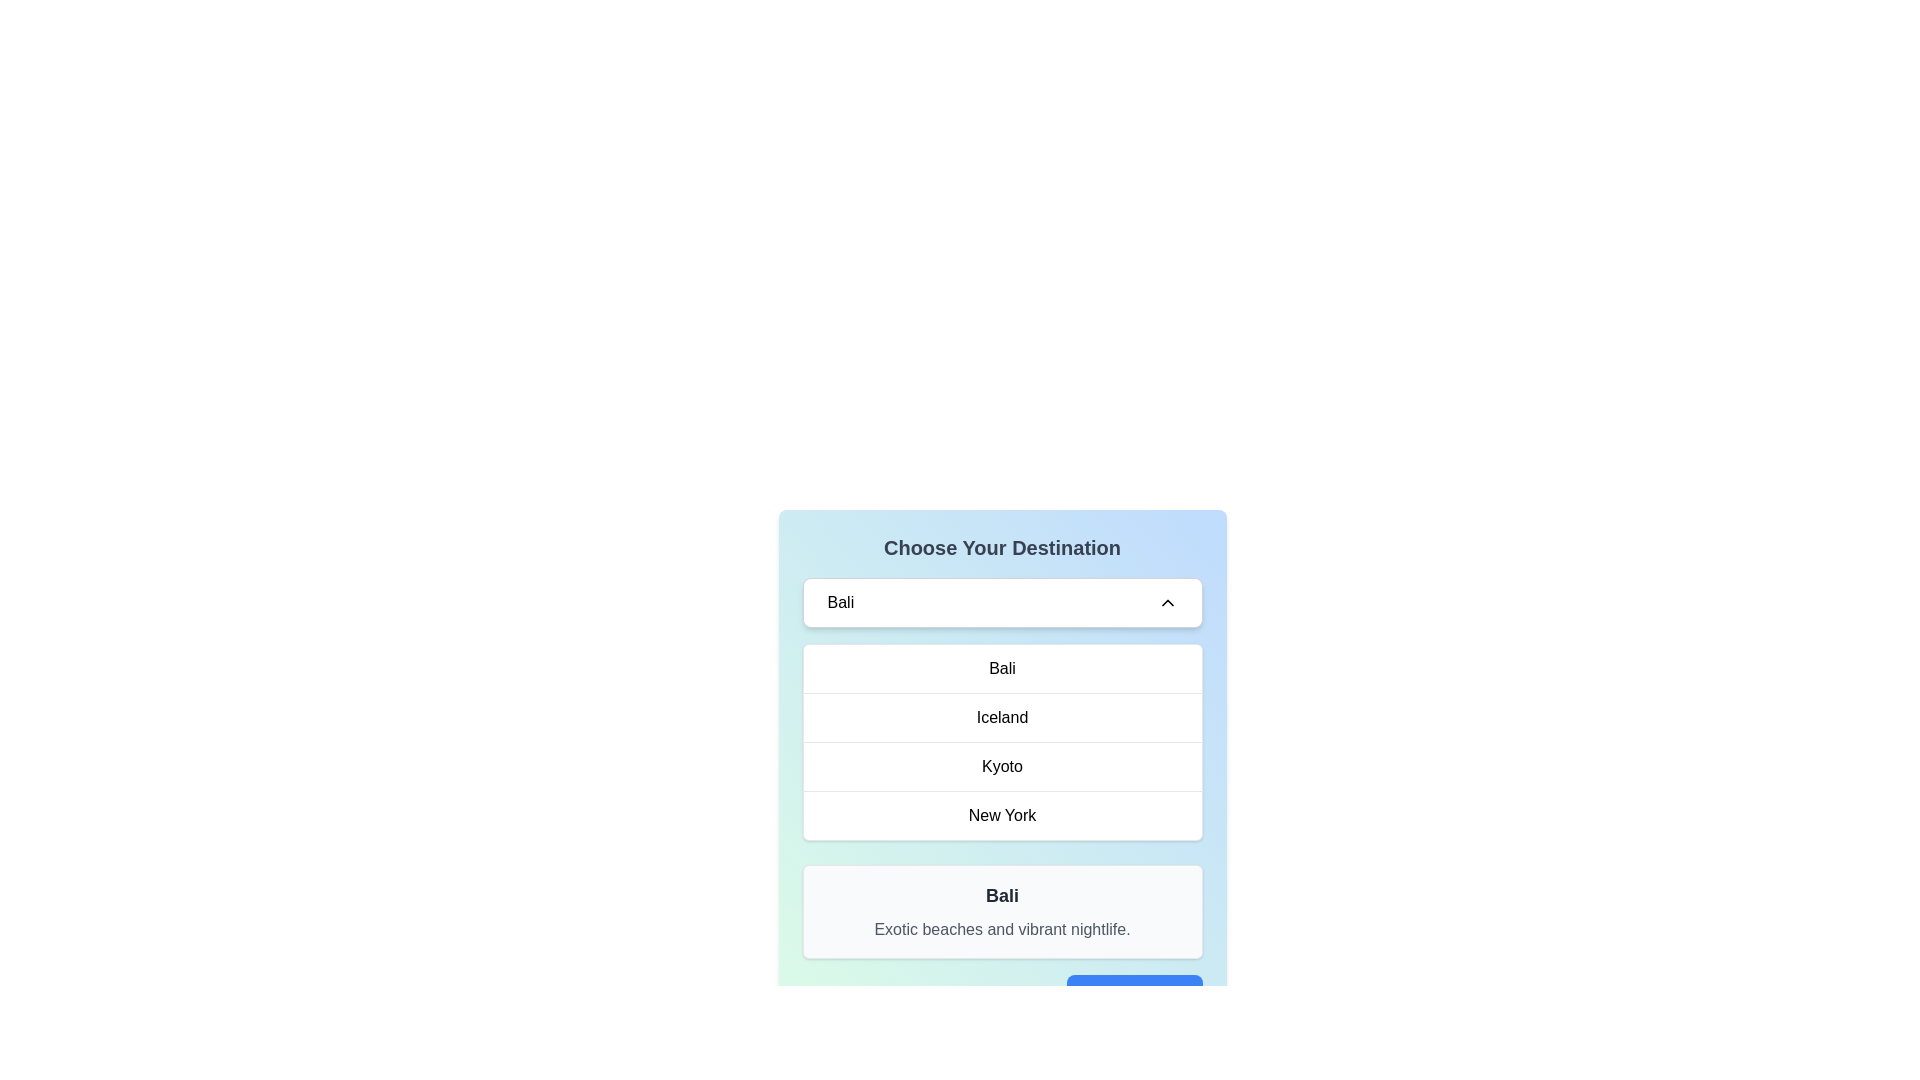  Describe the element at coordinates (1002, 668) in the screenshot. I see `the text label for the 'Bali' destination within the list` at that location.